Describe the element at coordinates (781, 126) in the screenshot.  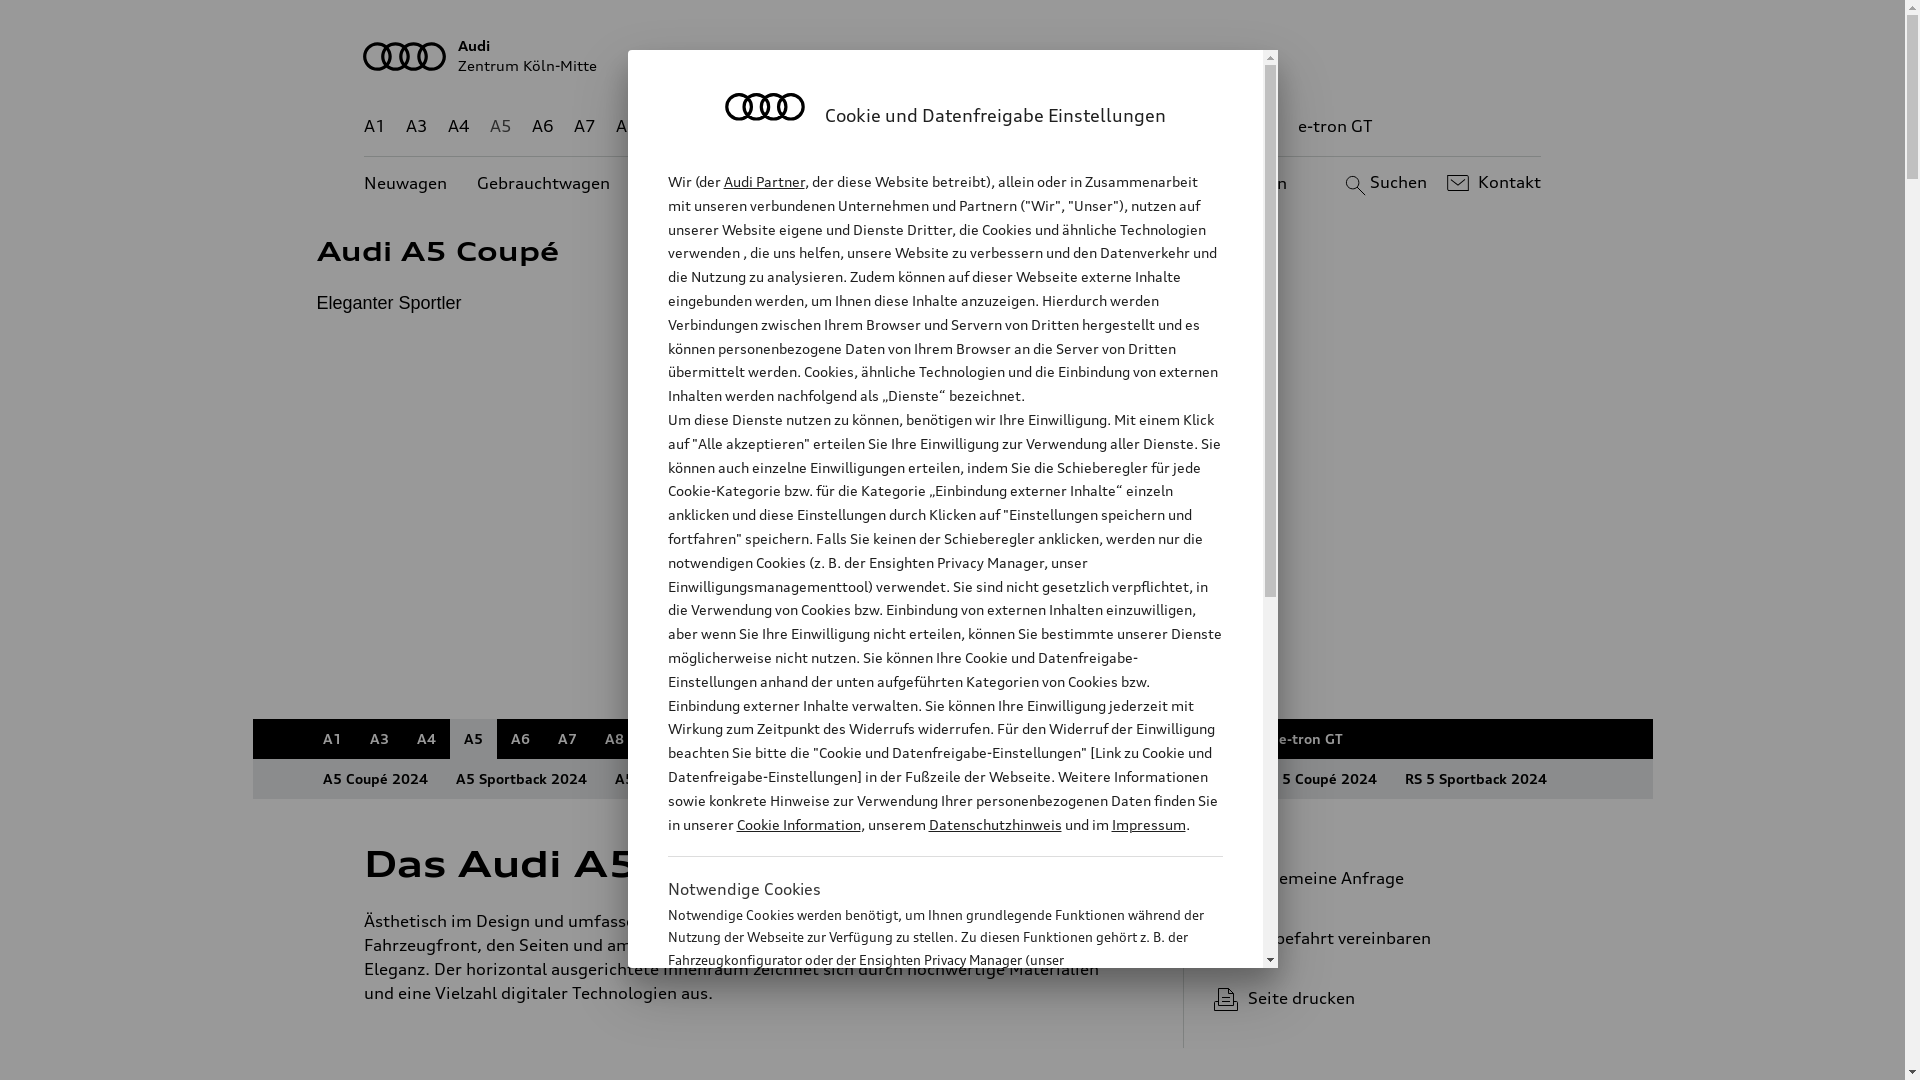
I see `'Q4 e-tron'` at that location.